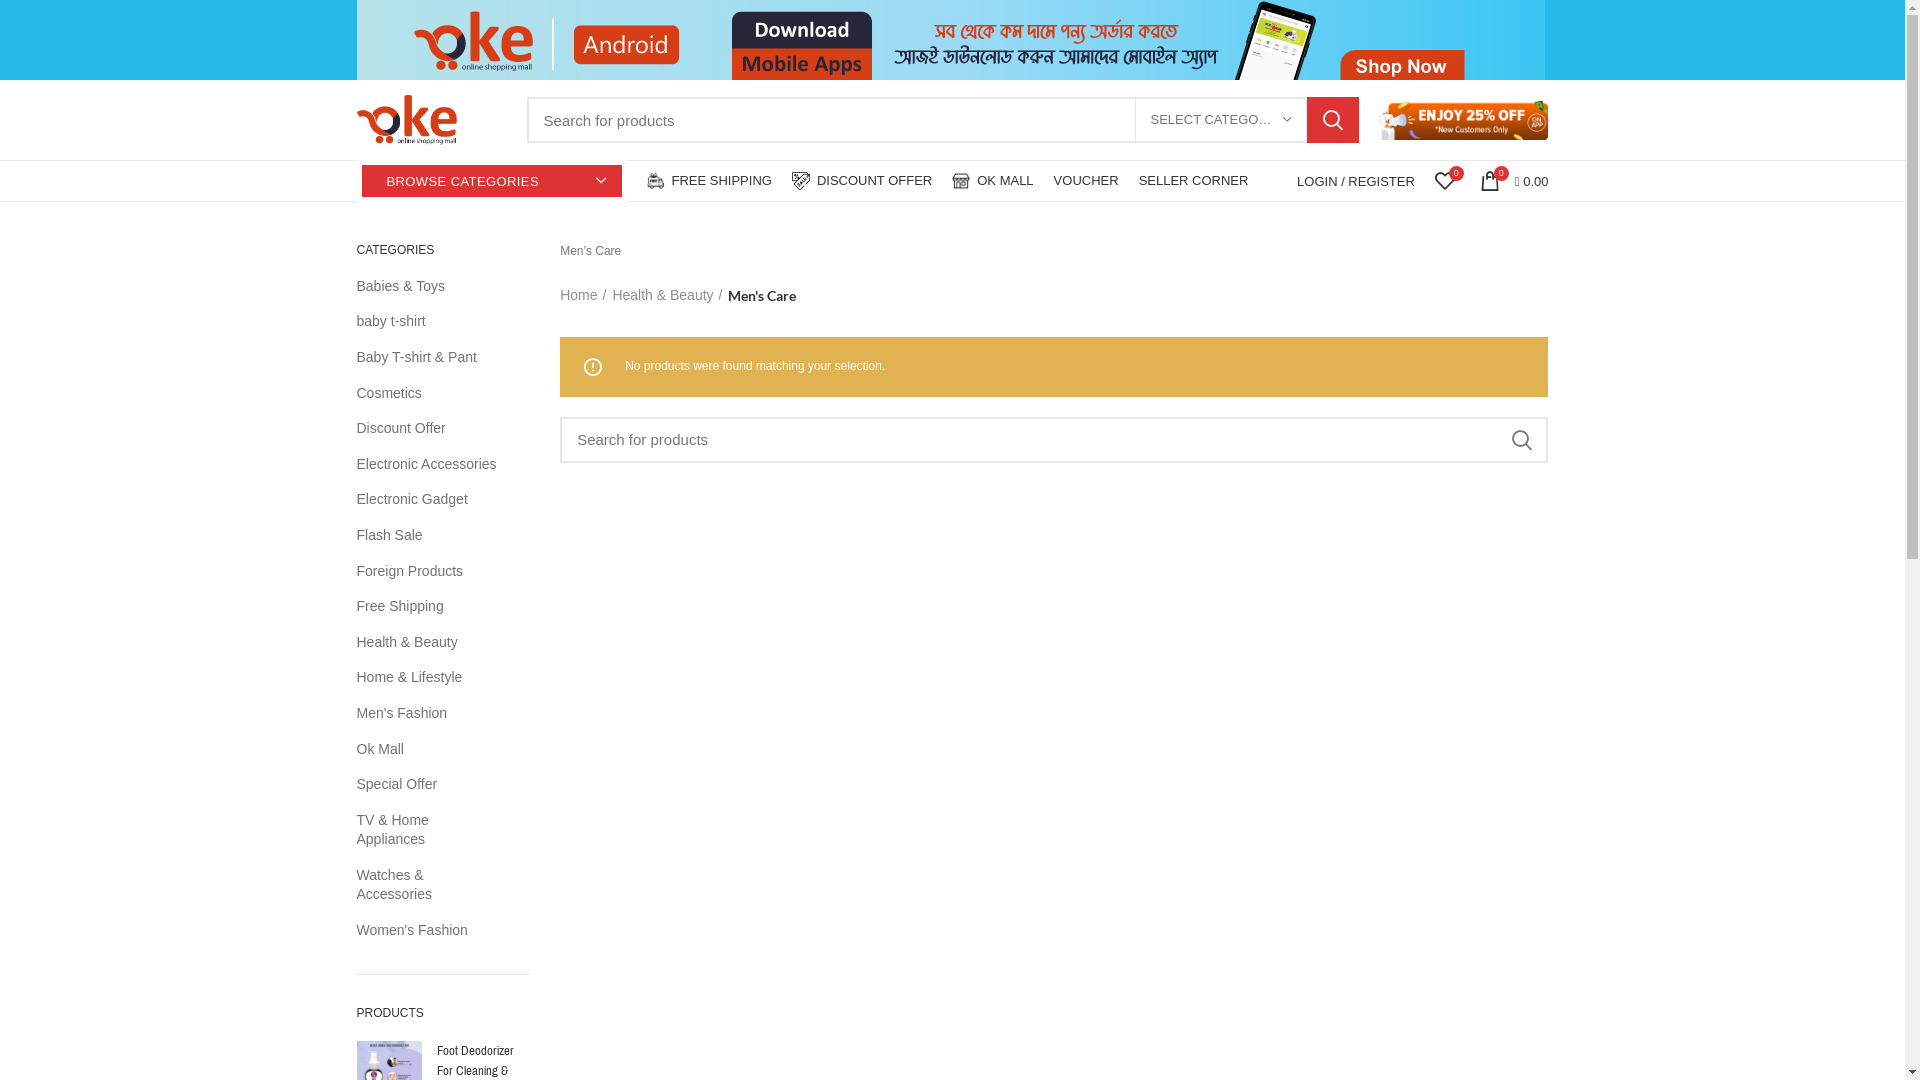  What do you see at coordinates (1444, 181) in the screenshot?
I see `'0'` at bounding box center [1444, 181].